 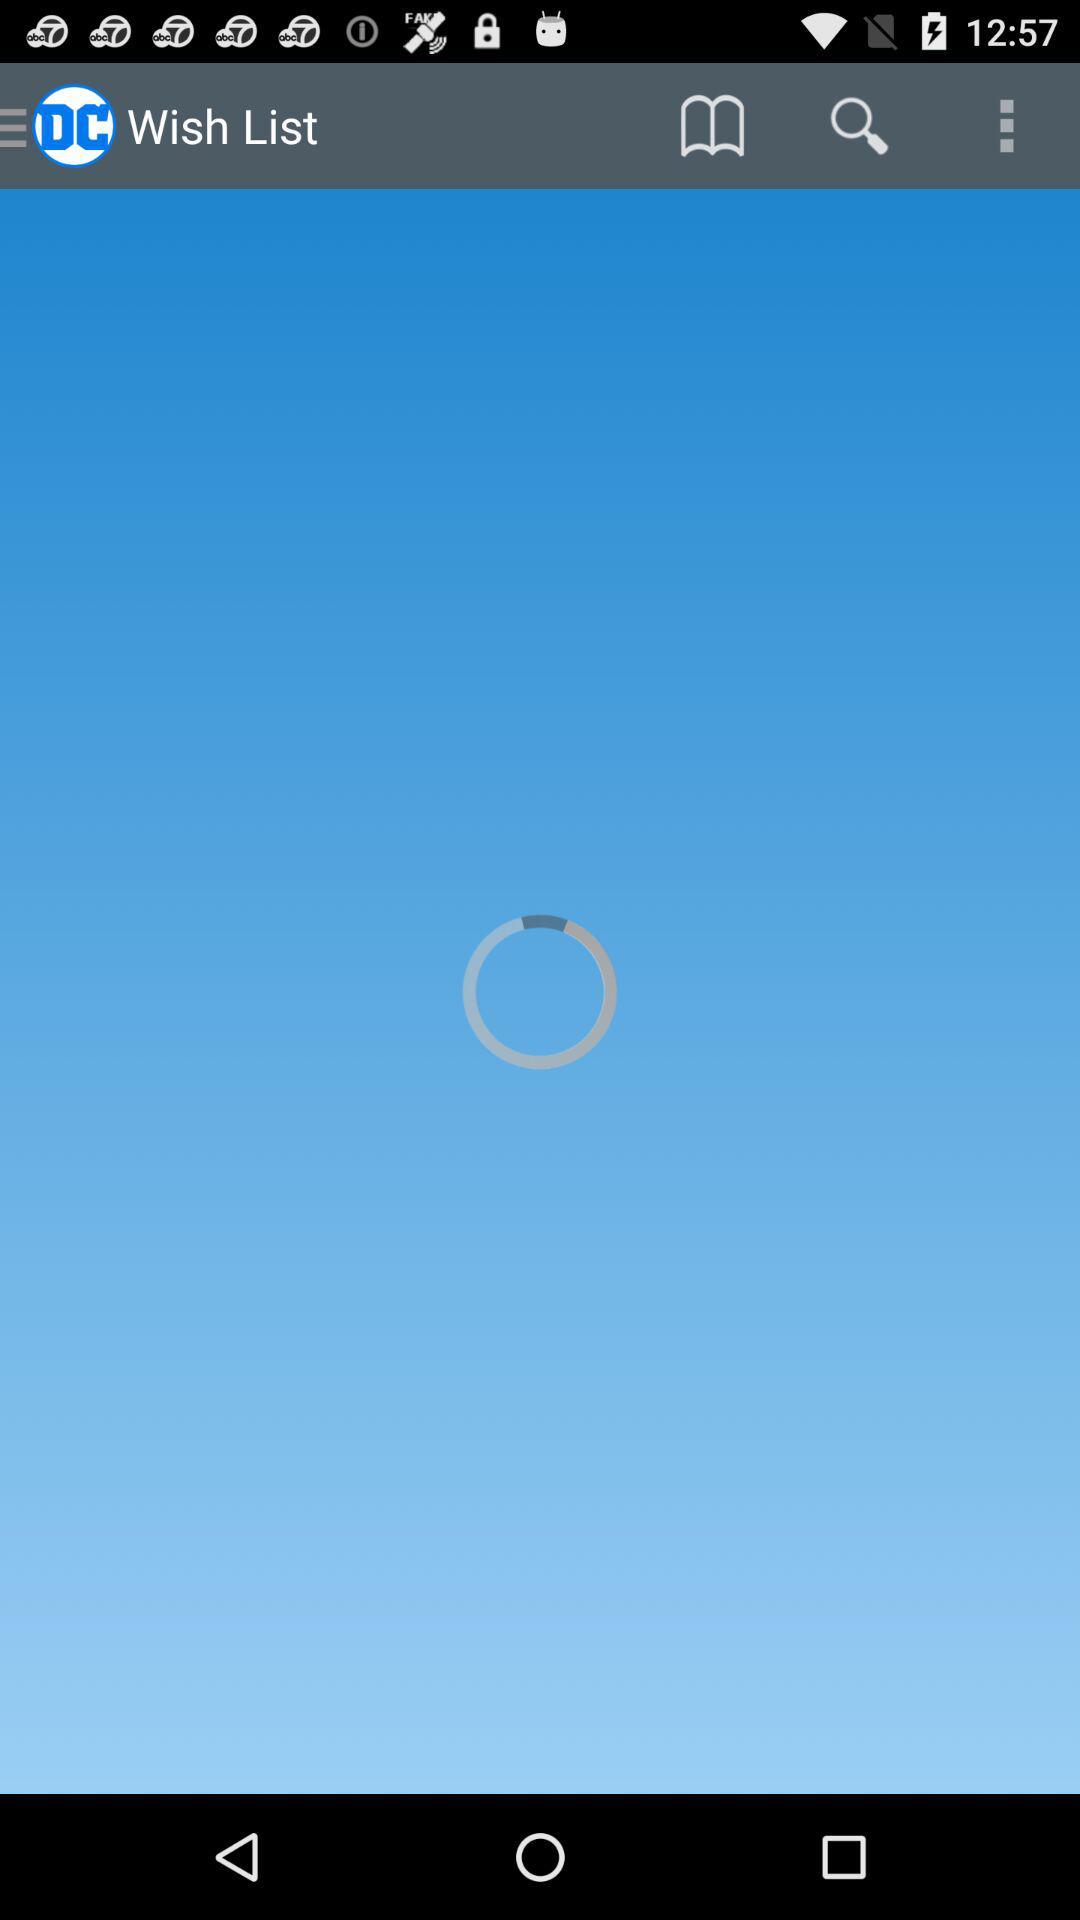 What do you see at coordinates (711, 124) in the screenshot?
I see `the item at the top` at bounding box center [711, 124].